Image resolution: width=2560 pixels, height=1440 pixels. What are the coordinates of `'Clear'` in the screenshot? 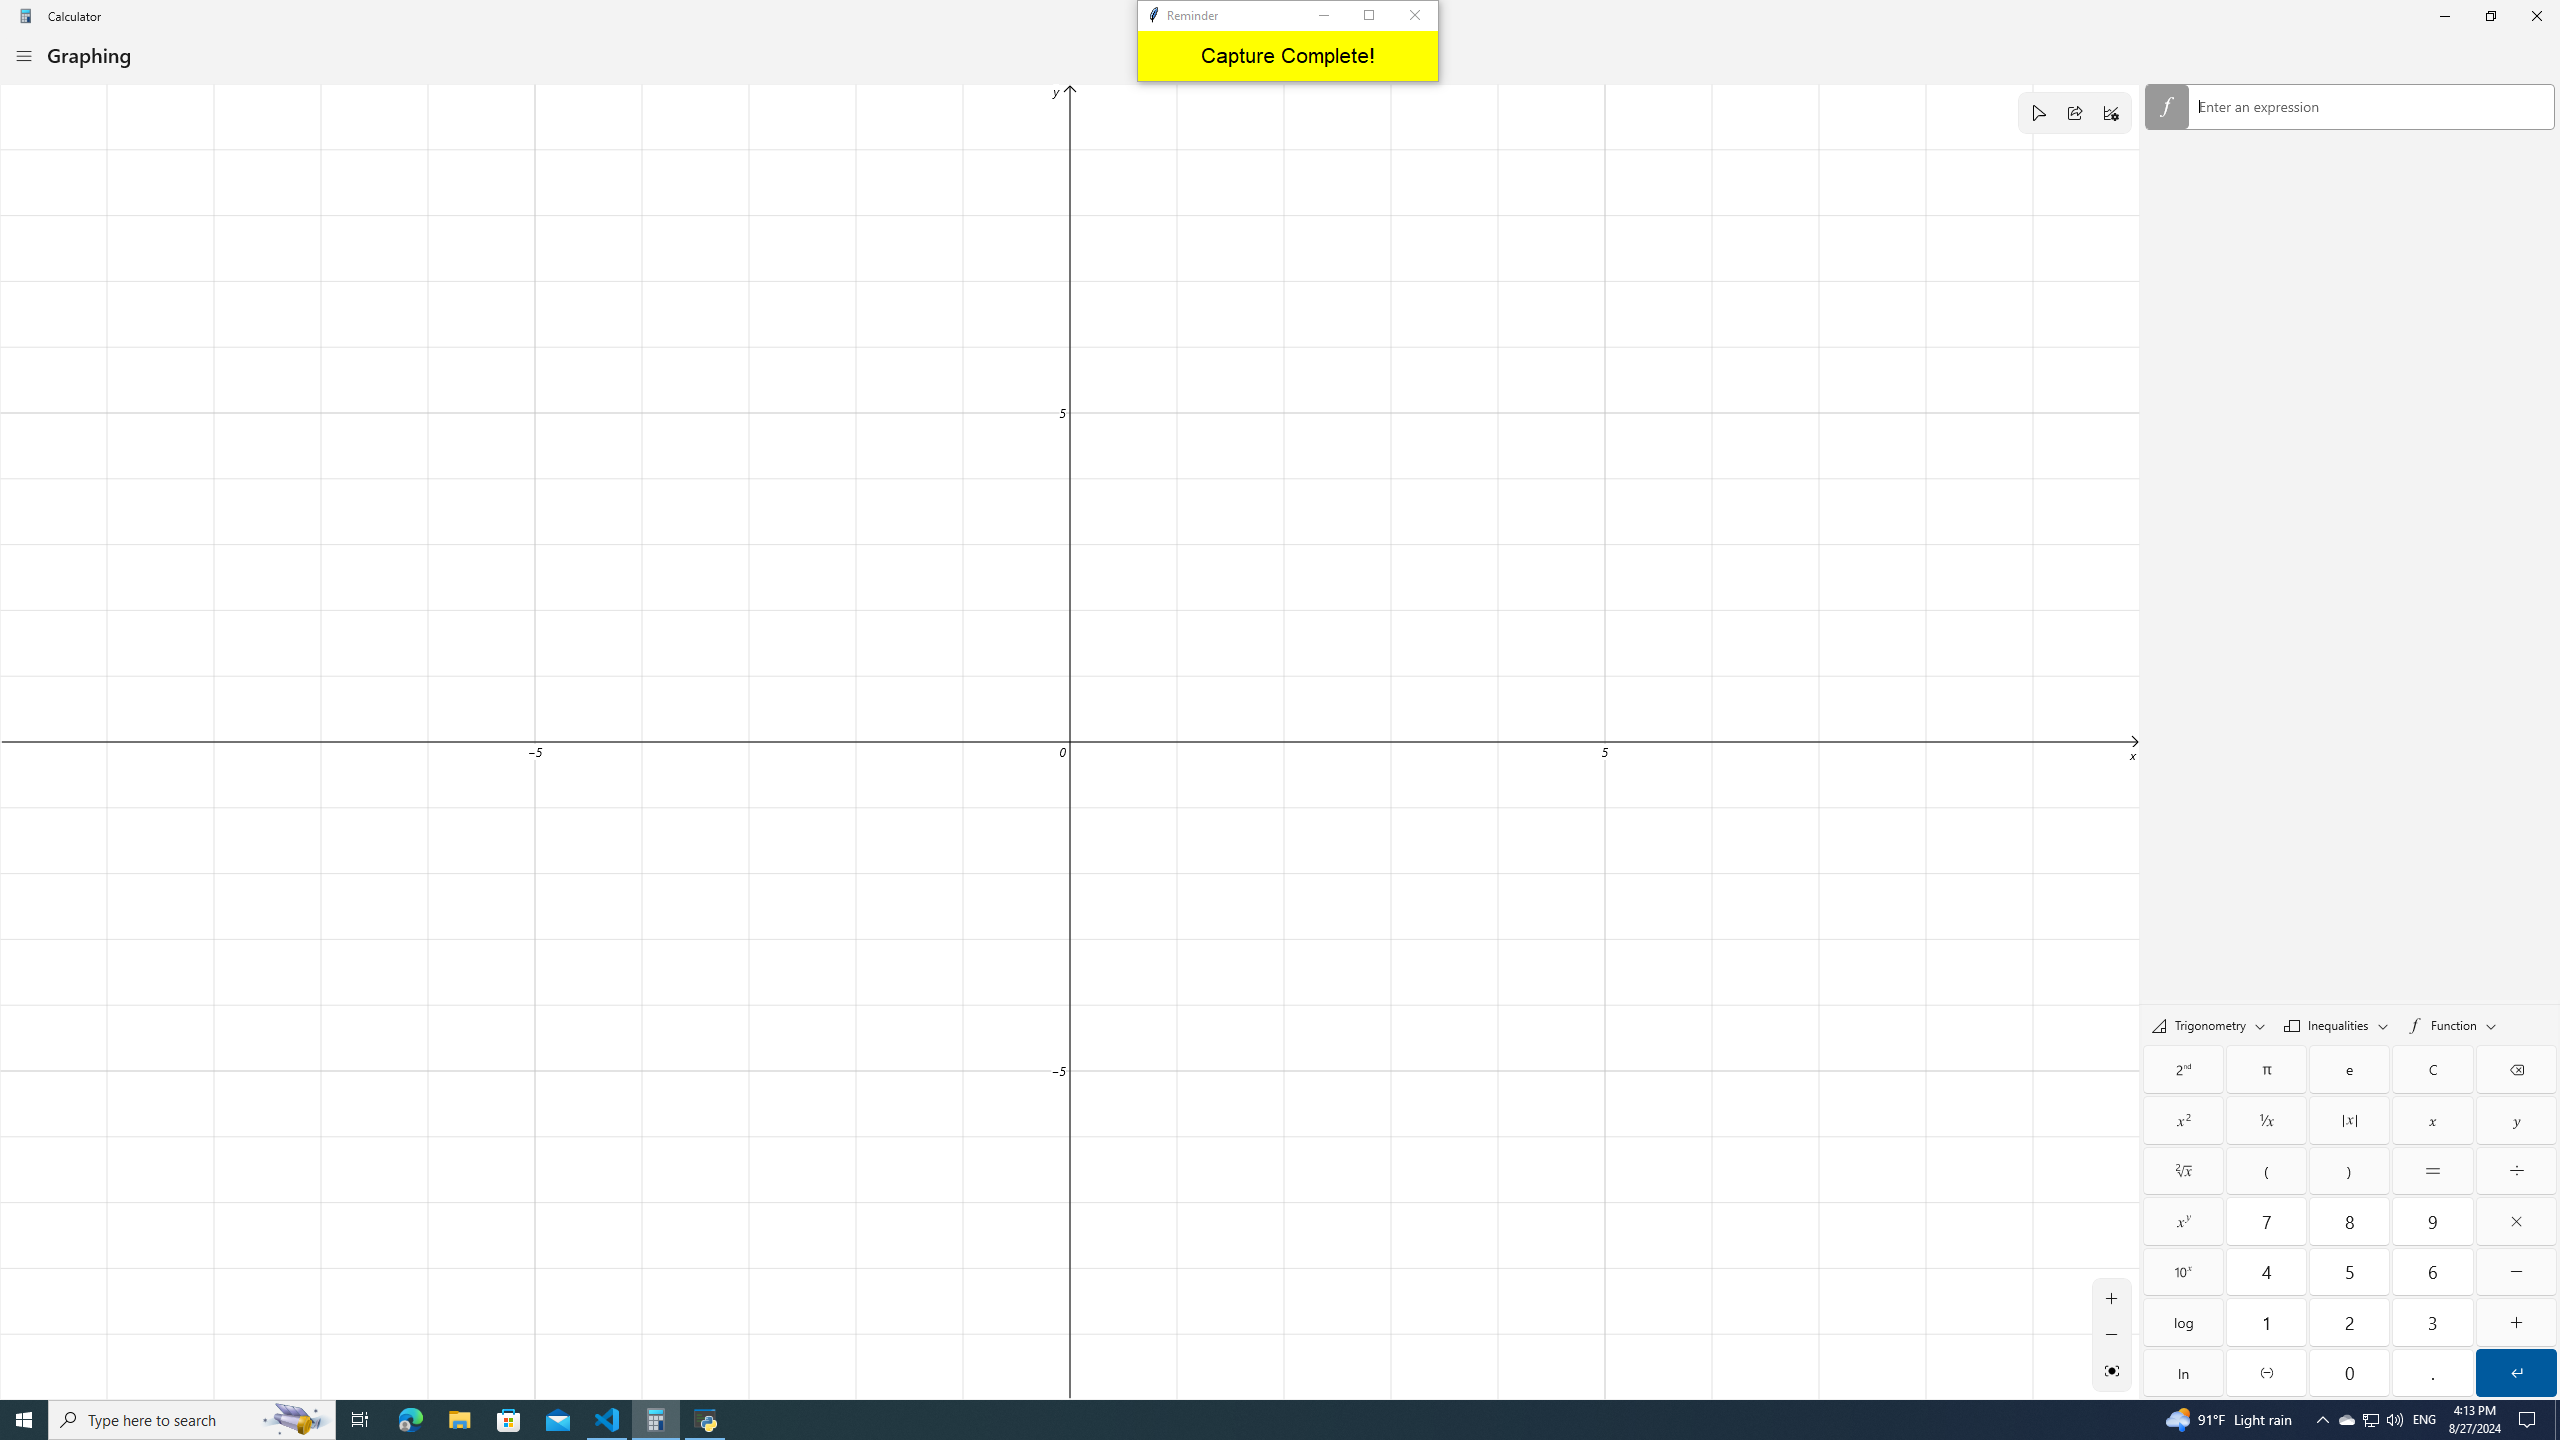 It's located at (2431, 1068).